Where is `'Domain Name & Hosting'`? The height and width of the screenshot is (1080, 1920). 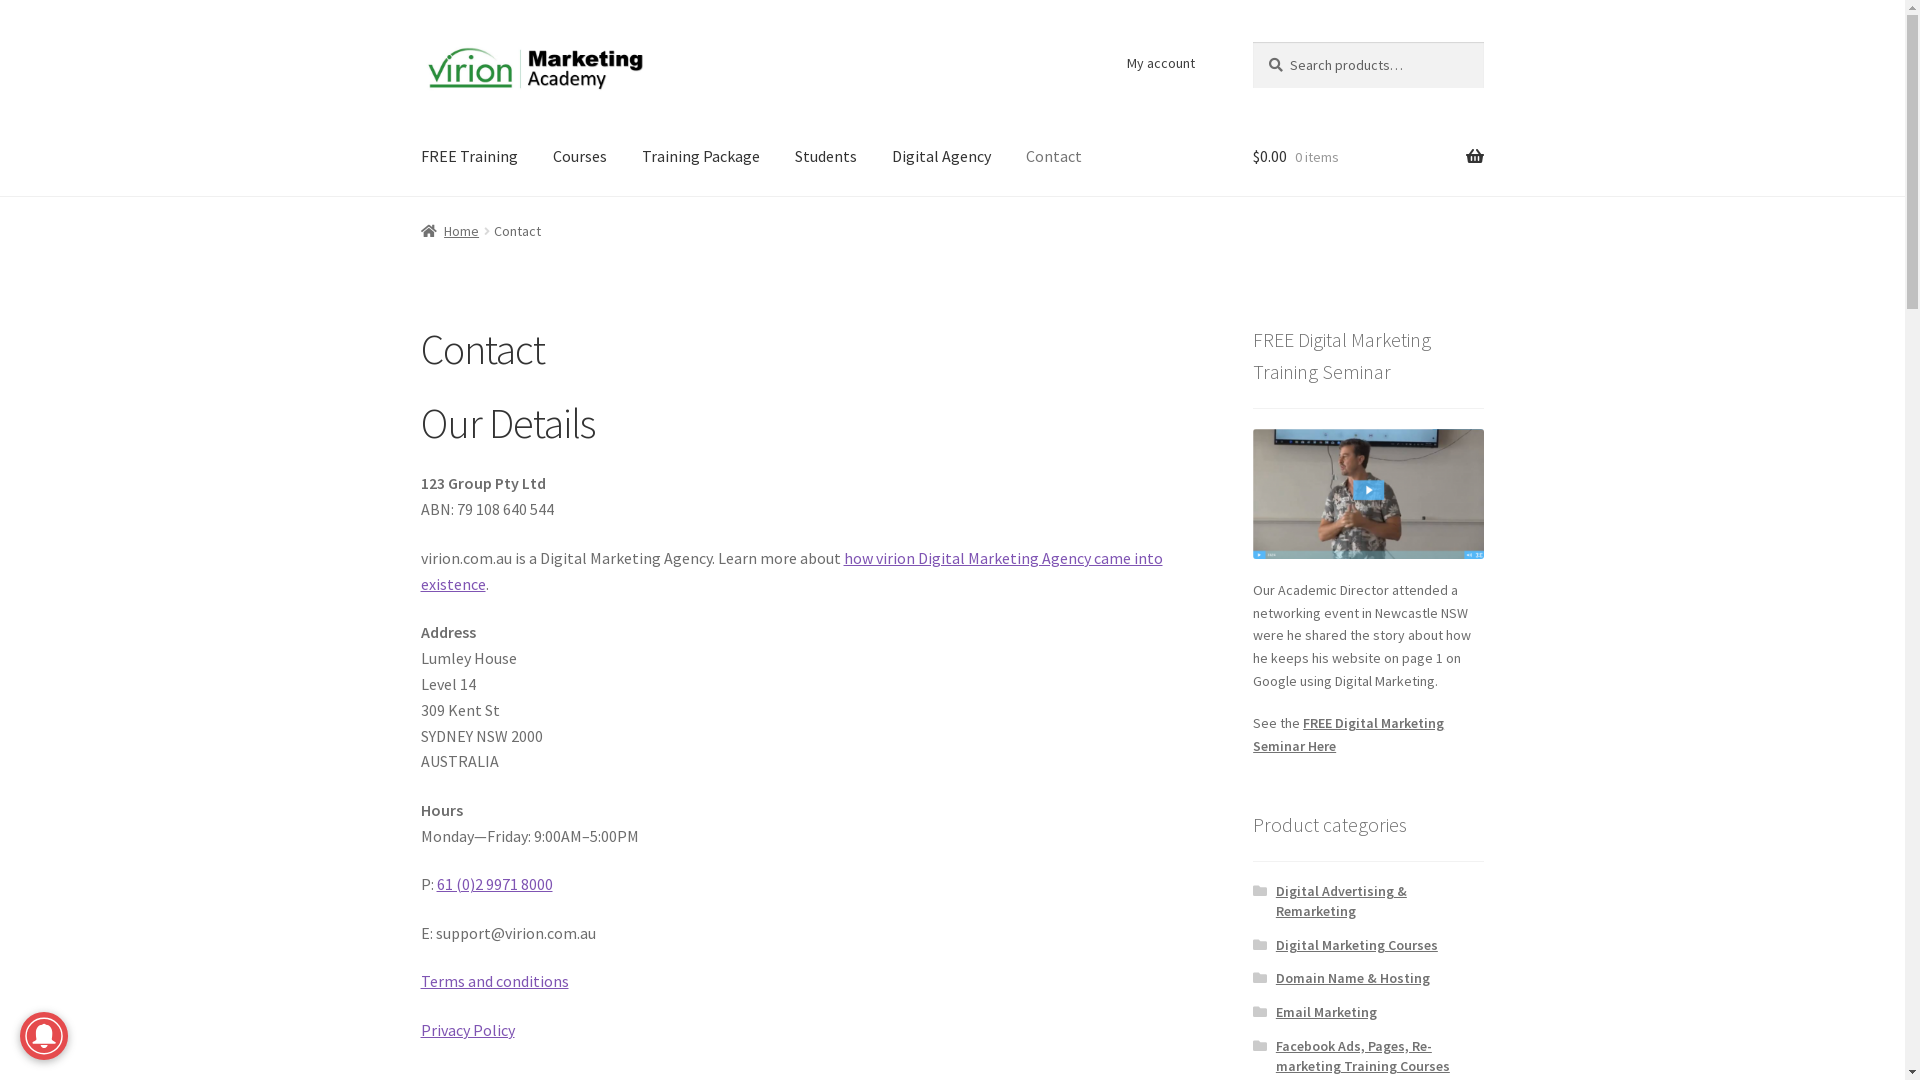 'Domain Name & Hosting' is located at coordinates (1353, 977).